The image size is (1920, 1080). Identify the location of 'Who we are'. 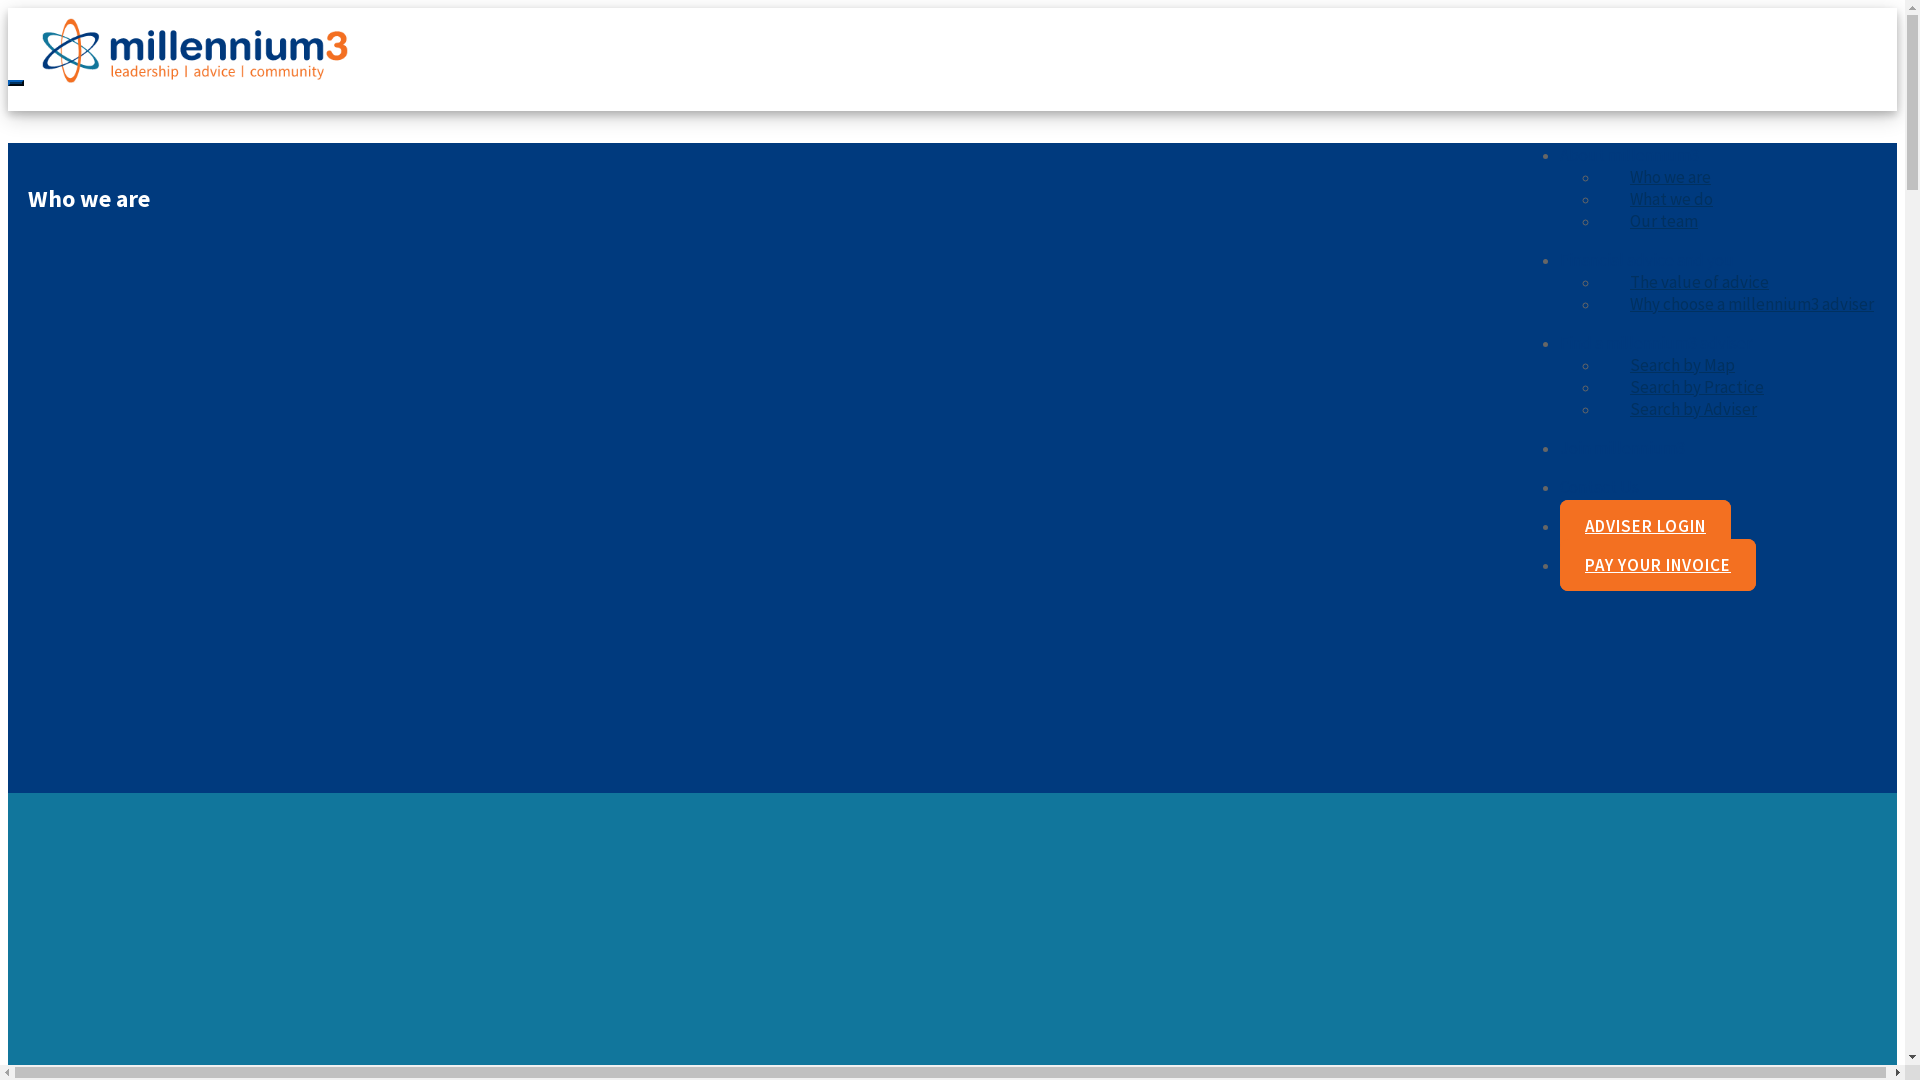
(1598, 176).